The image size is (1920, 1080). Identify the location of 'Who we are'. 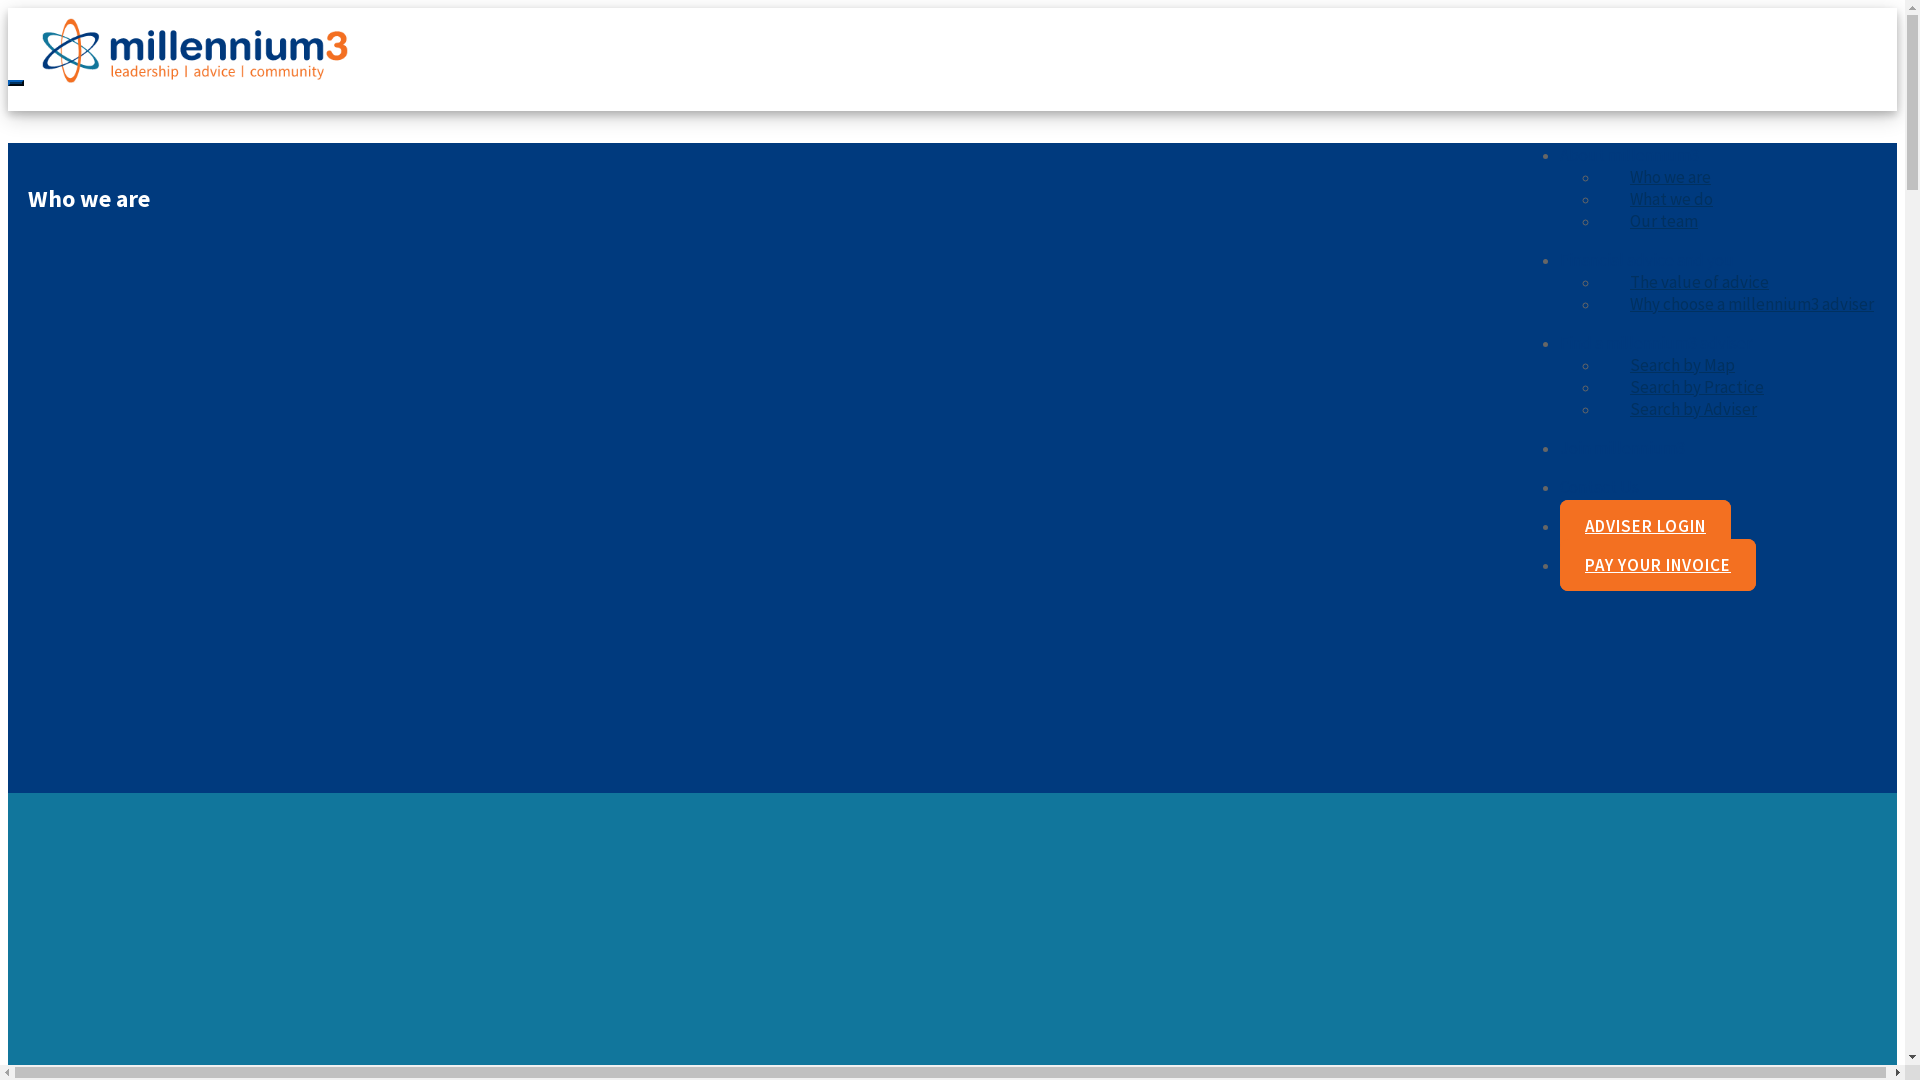
(1598, 176).